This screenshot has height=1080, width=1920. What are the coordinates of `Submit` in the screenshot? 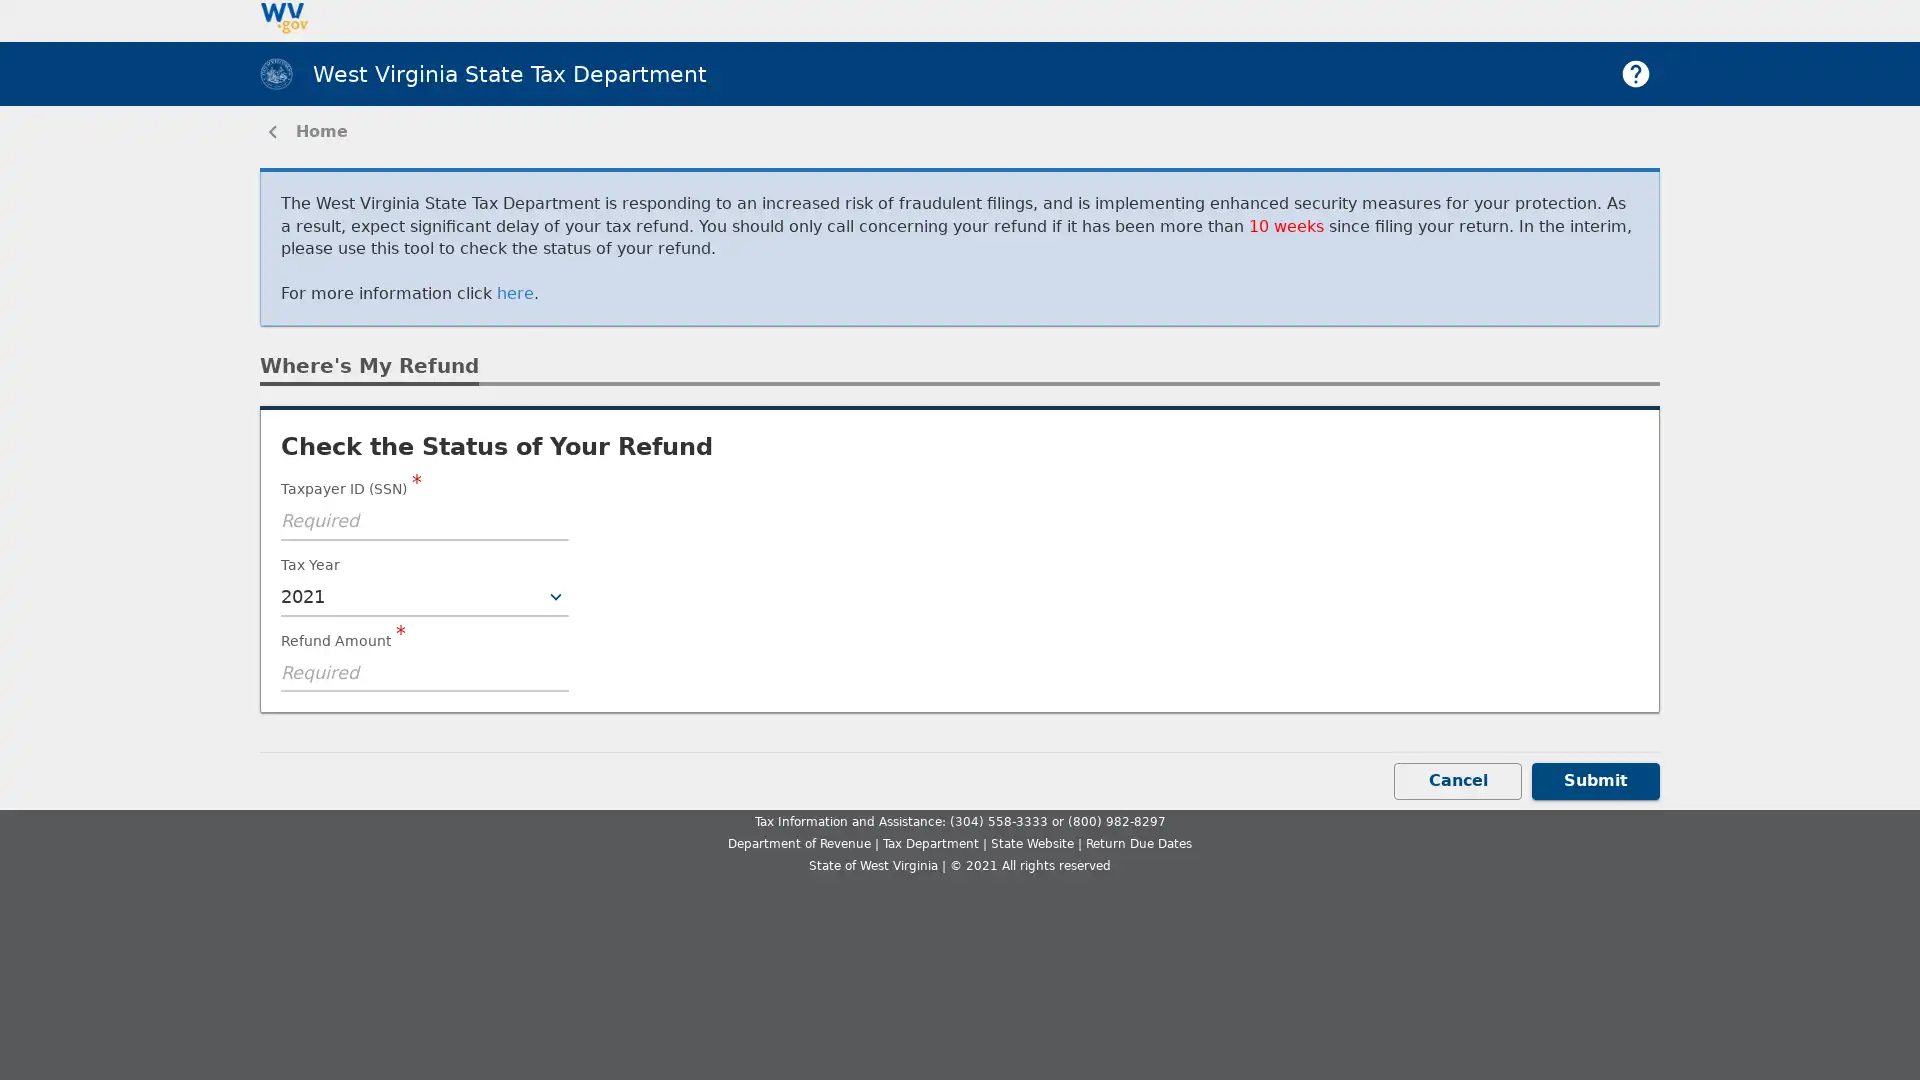 It's located at (1595, 779).